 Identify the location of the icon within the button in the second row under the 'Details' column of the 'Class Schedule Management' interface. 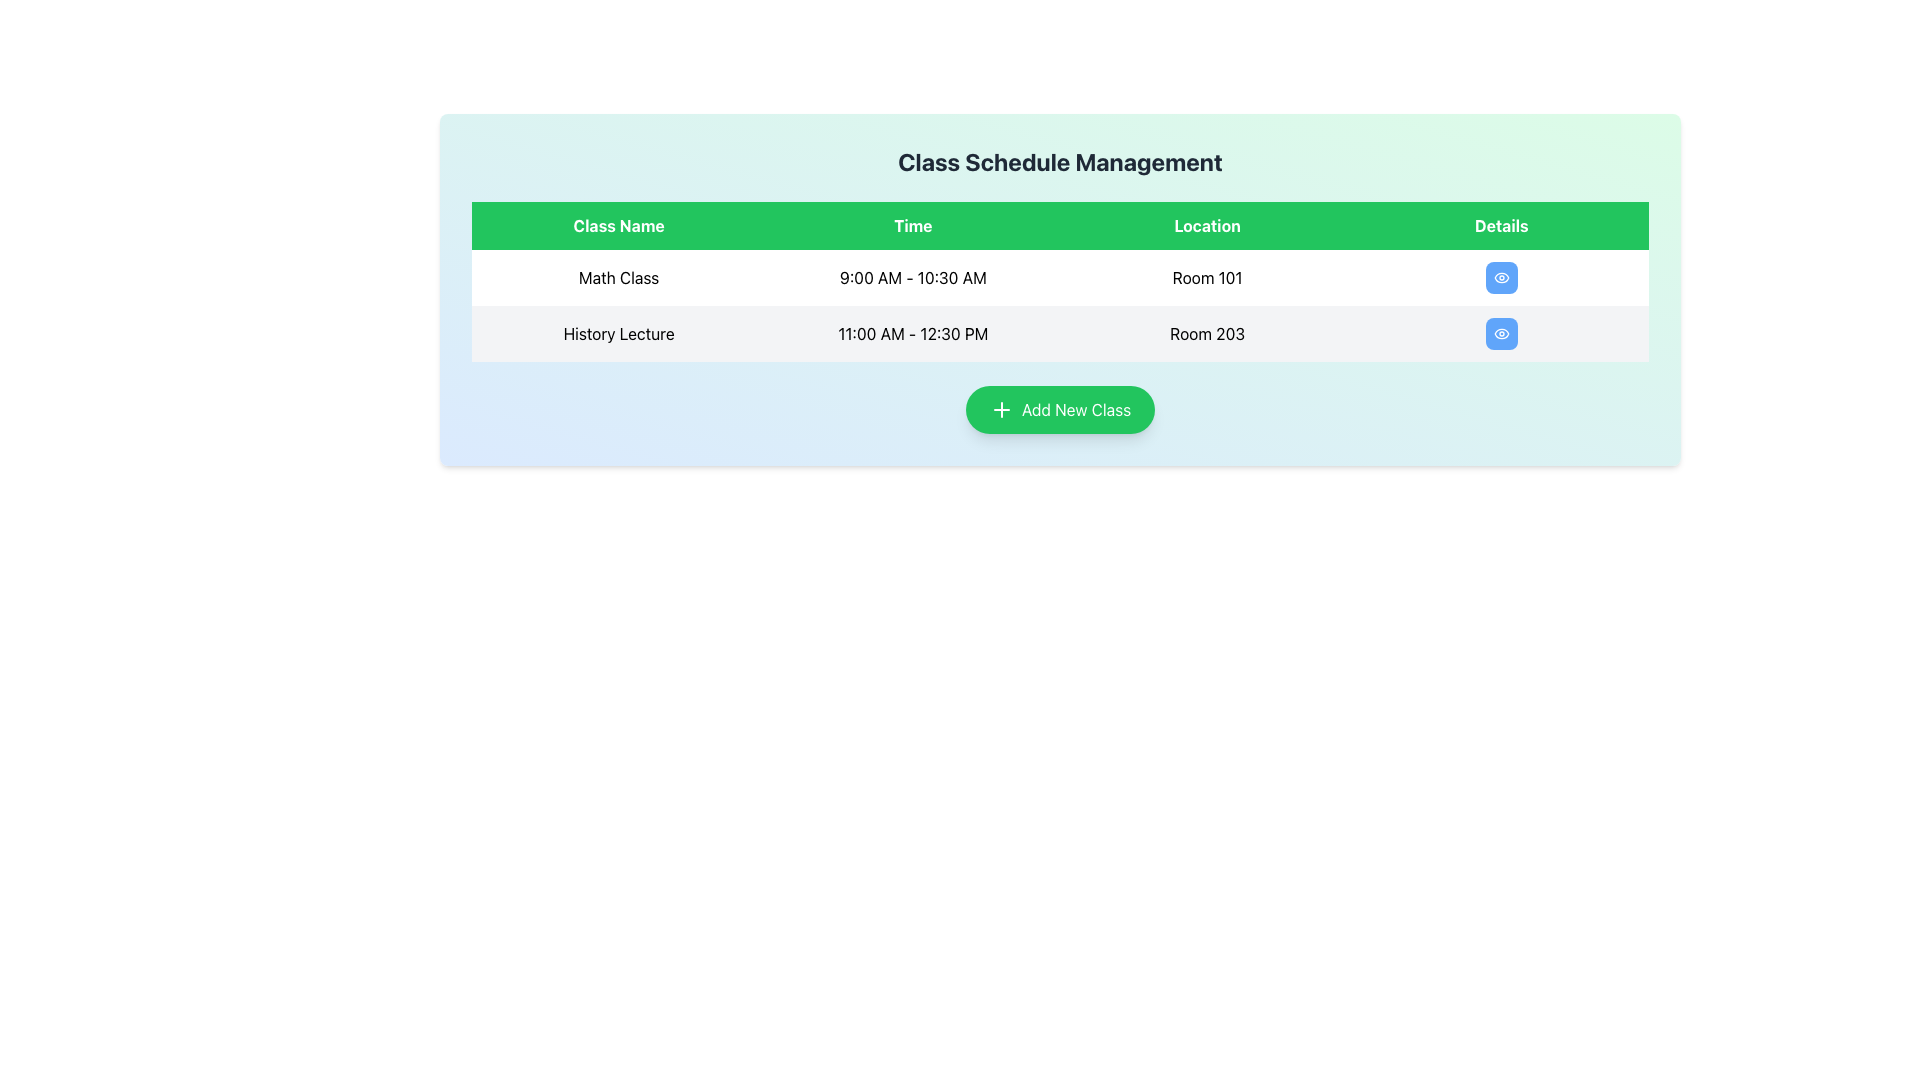
(1501, 277).